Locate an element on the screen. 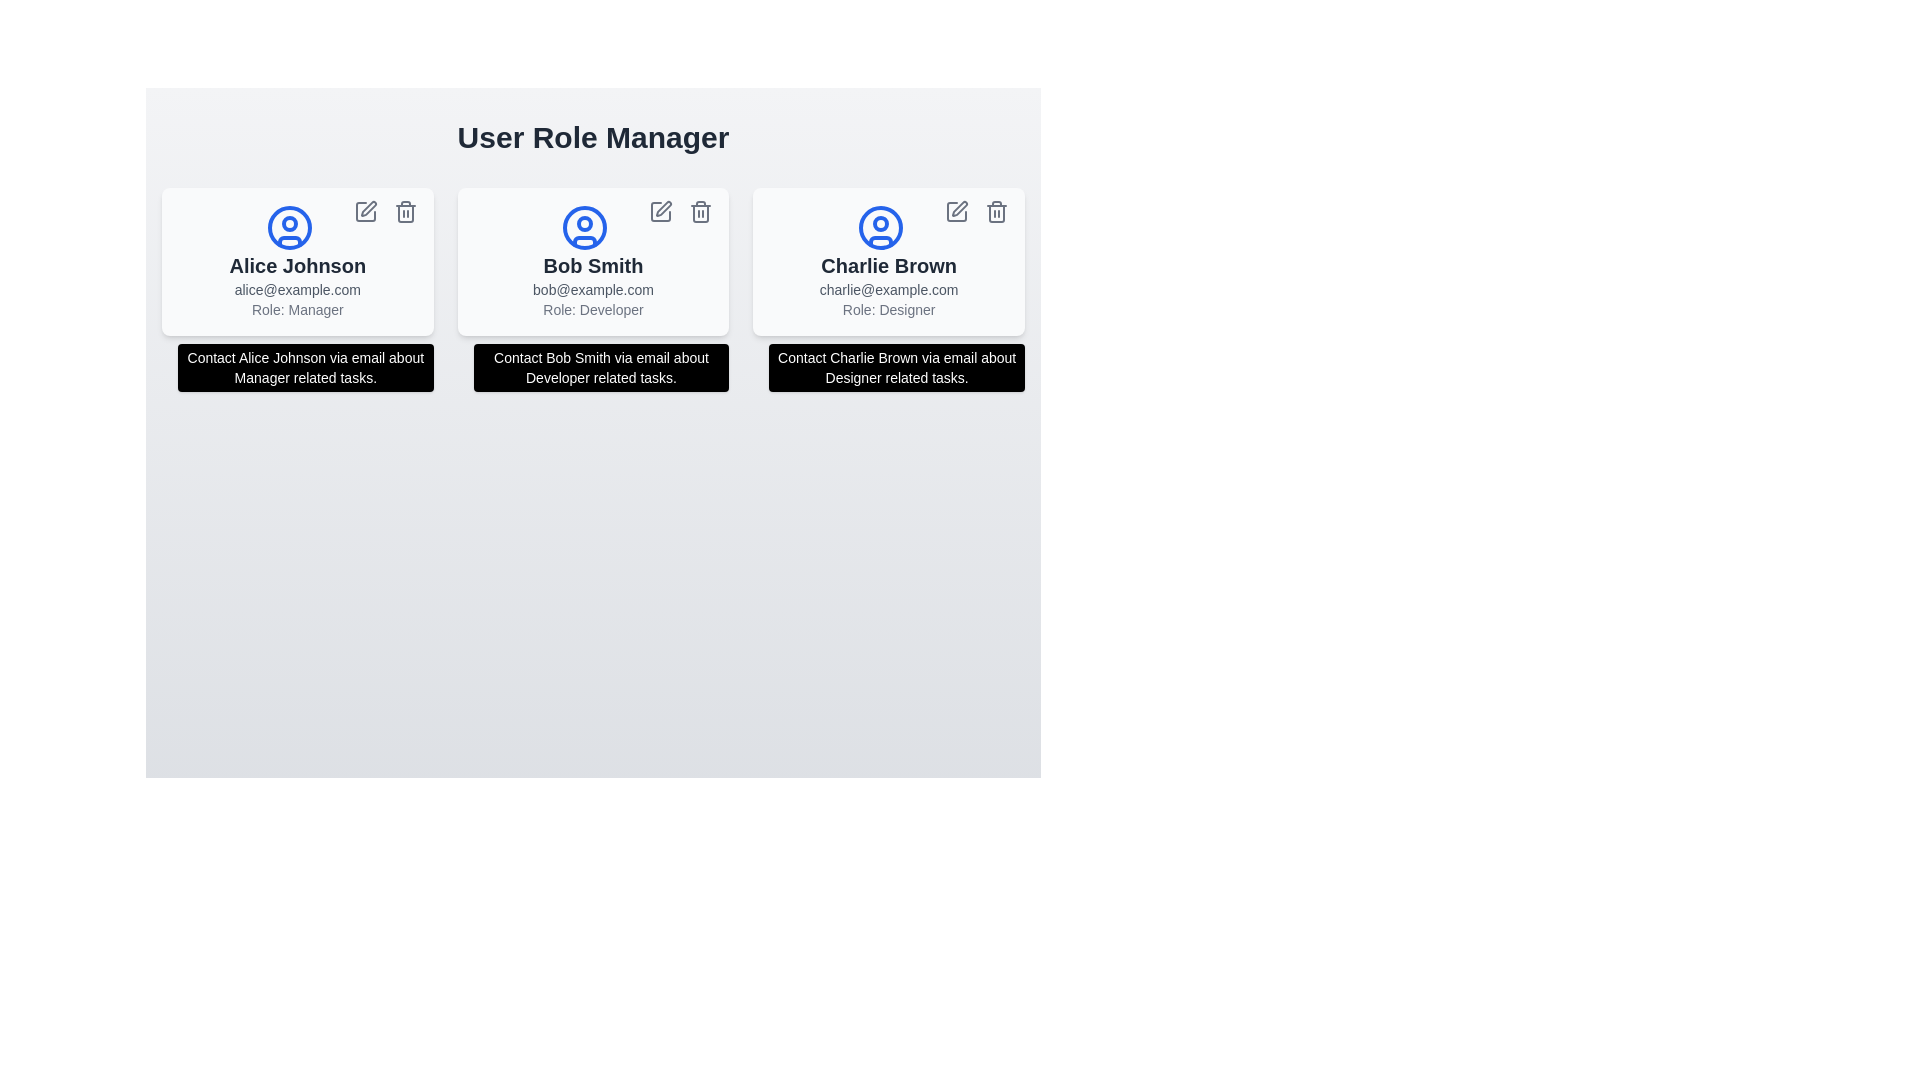 The width and height of the screenshot is (1920, 1080). the pen icon in the top-right corner of Charlie Brown's user card to change its appearance is located at coordinates (955, 212).